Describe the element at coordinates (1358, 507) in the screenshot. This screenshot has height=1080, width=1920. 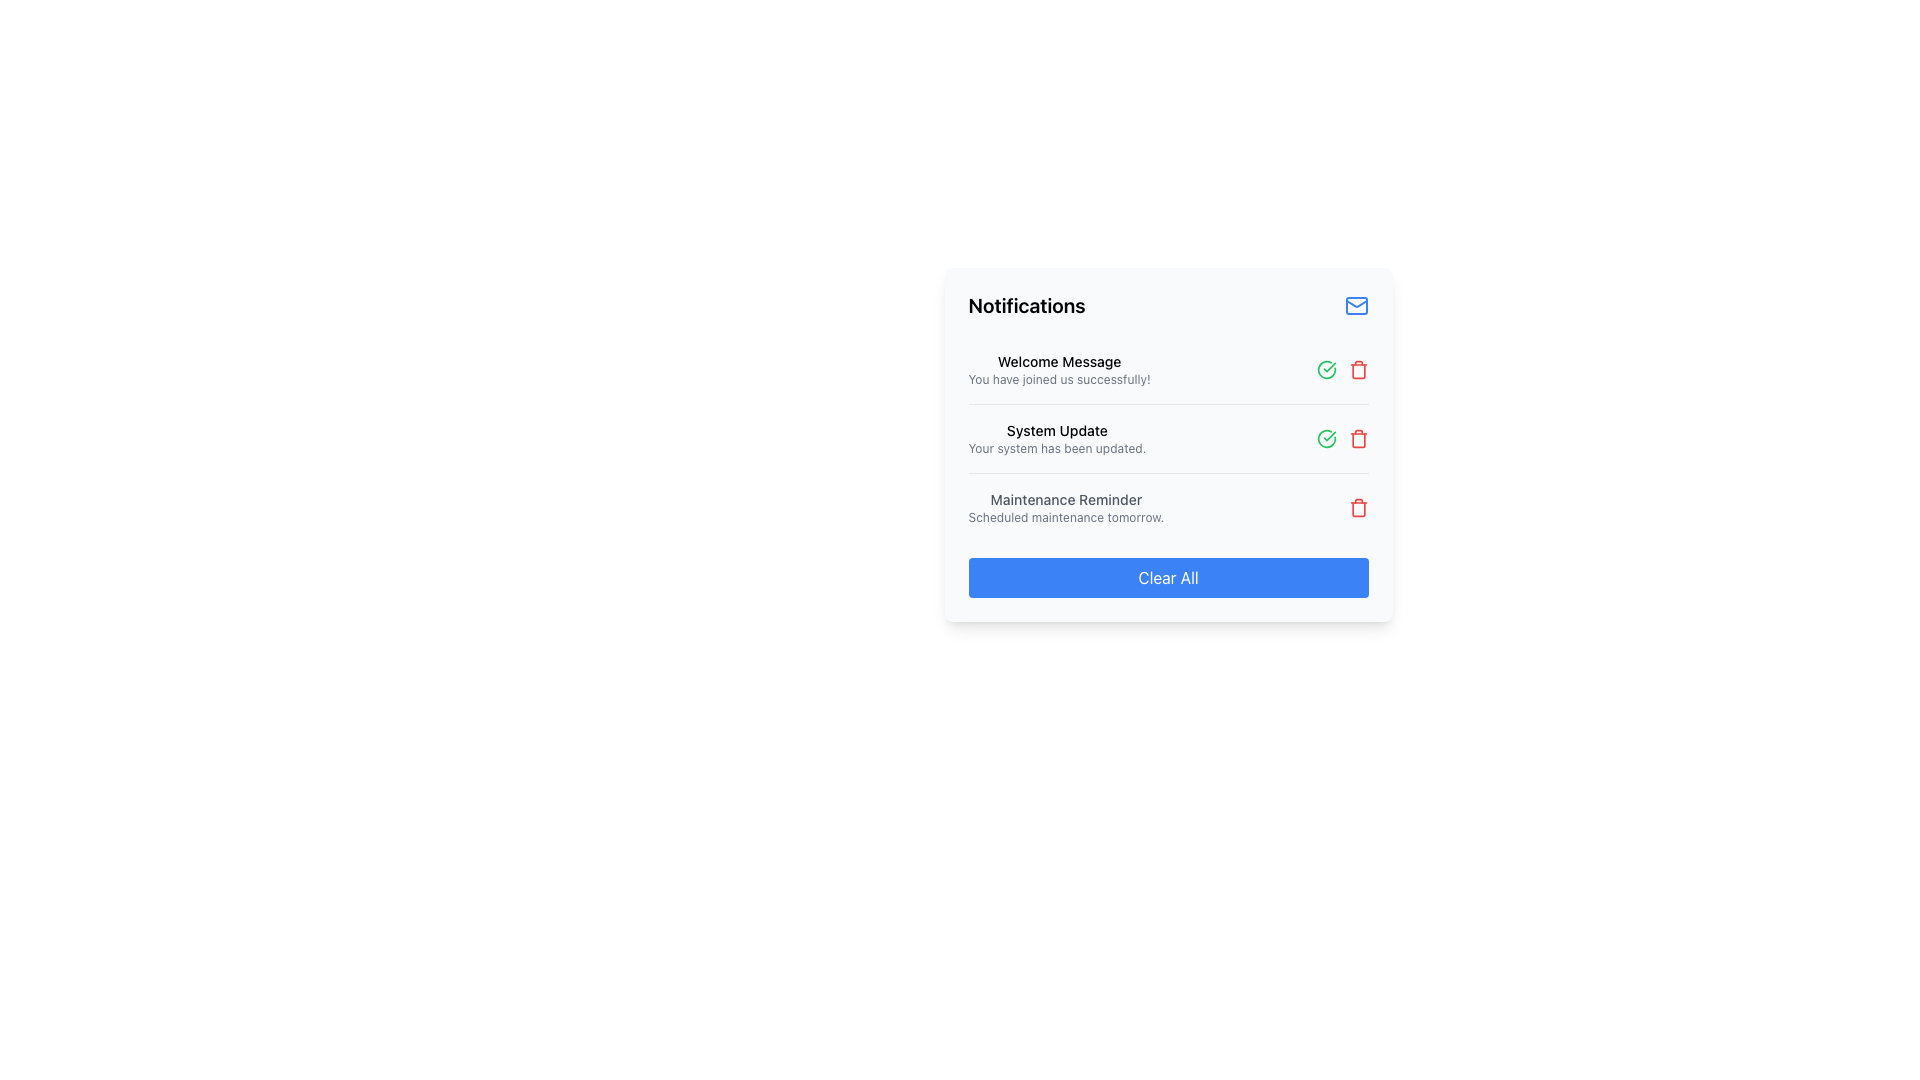
I see `the delete button for the 'Maintenance Reminder' notification` at that location.